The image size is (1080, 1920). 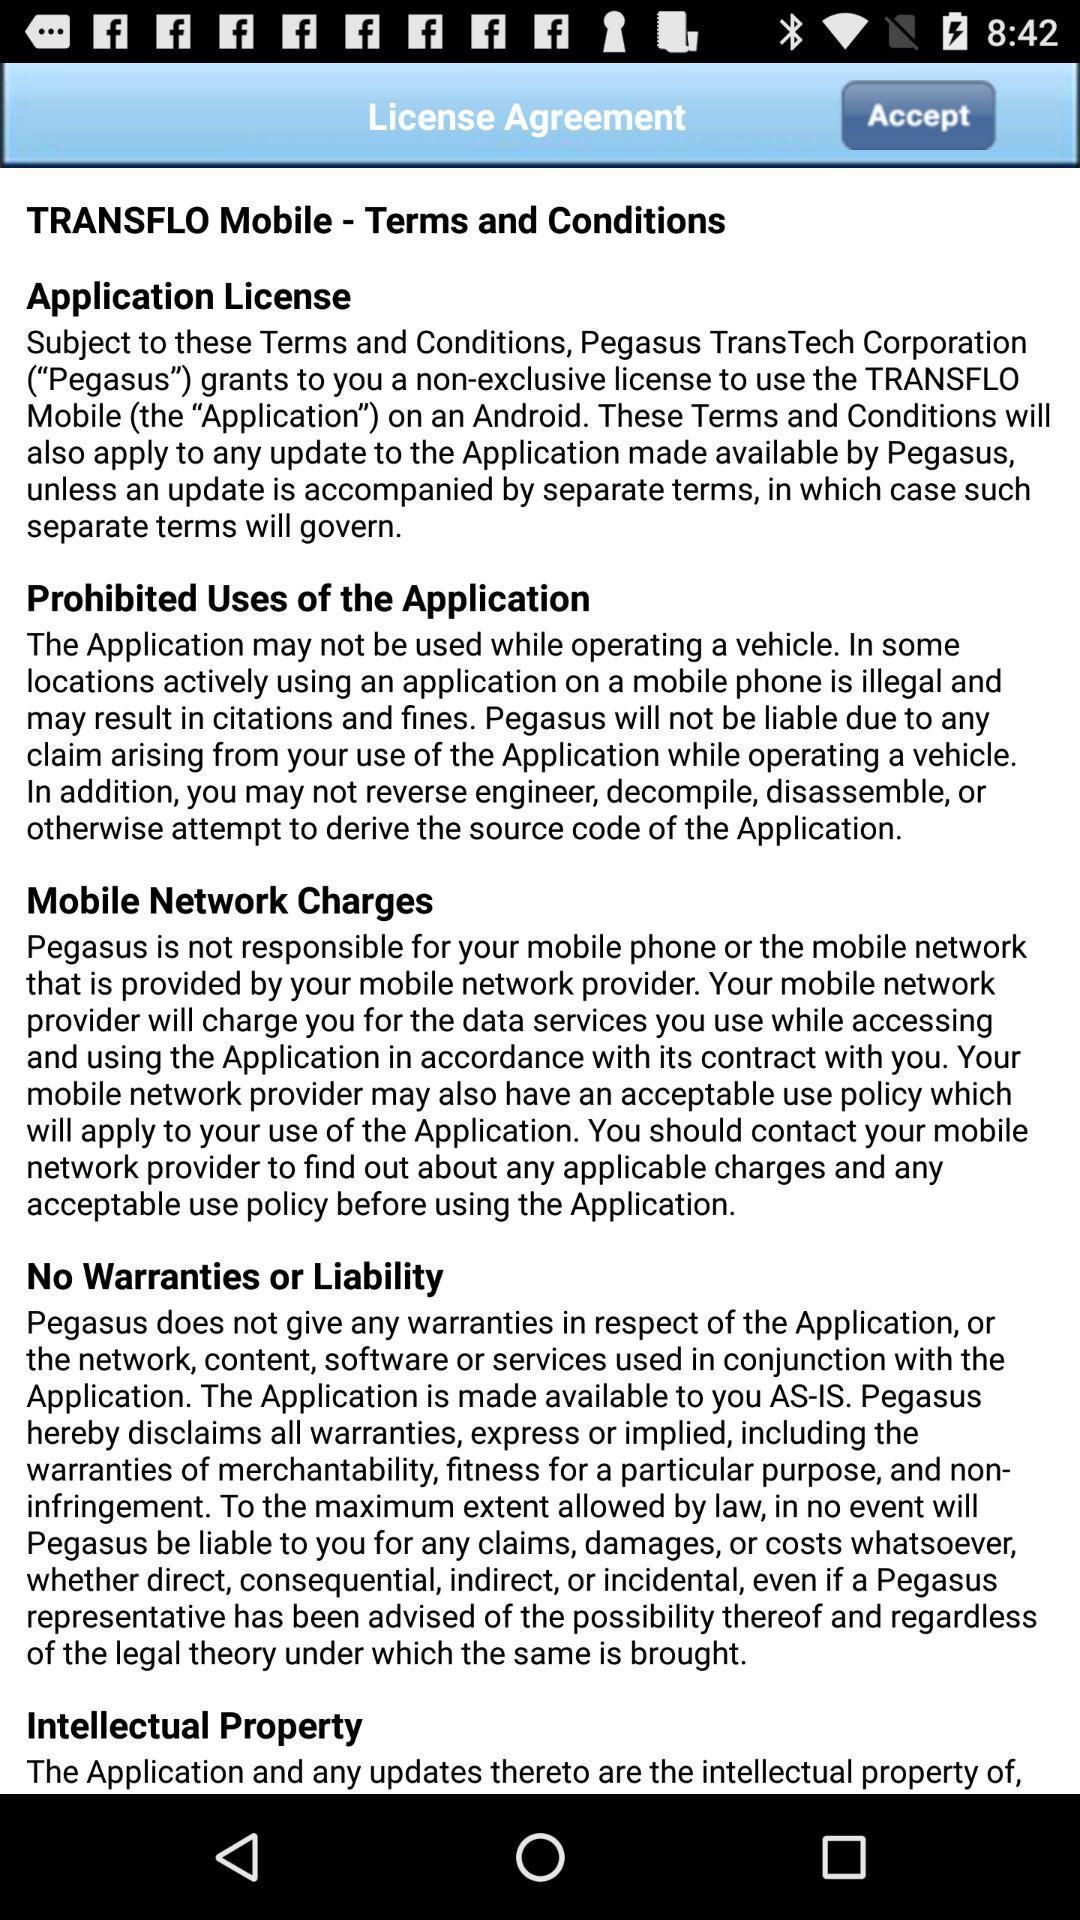 I want to click on the icon above subject to these, so click(x=917, y=114).